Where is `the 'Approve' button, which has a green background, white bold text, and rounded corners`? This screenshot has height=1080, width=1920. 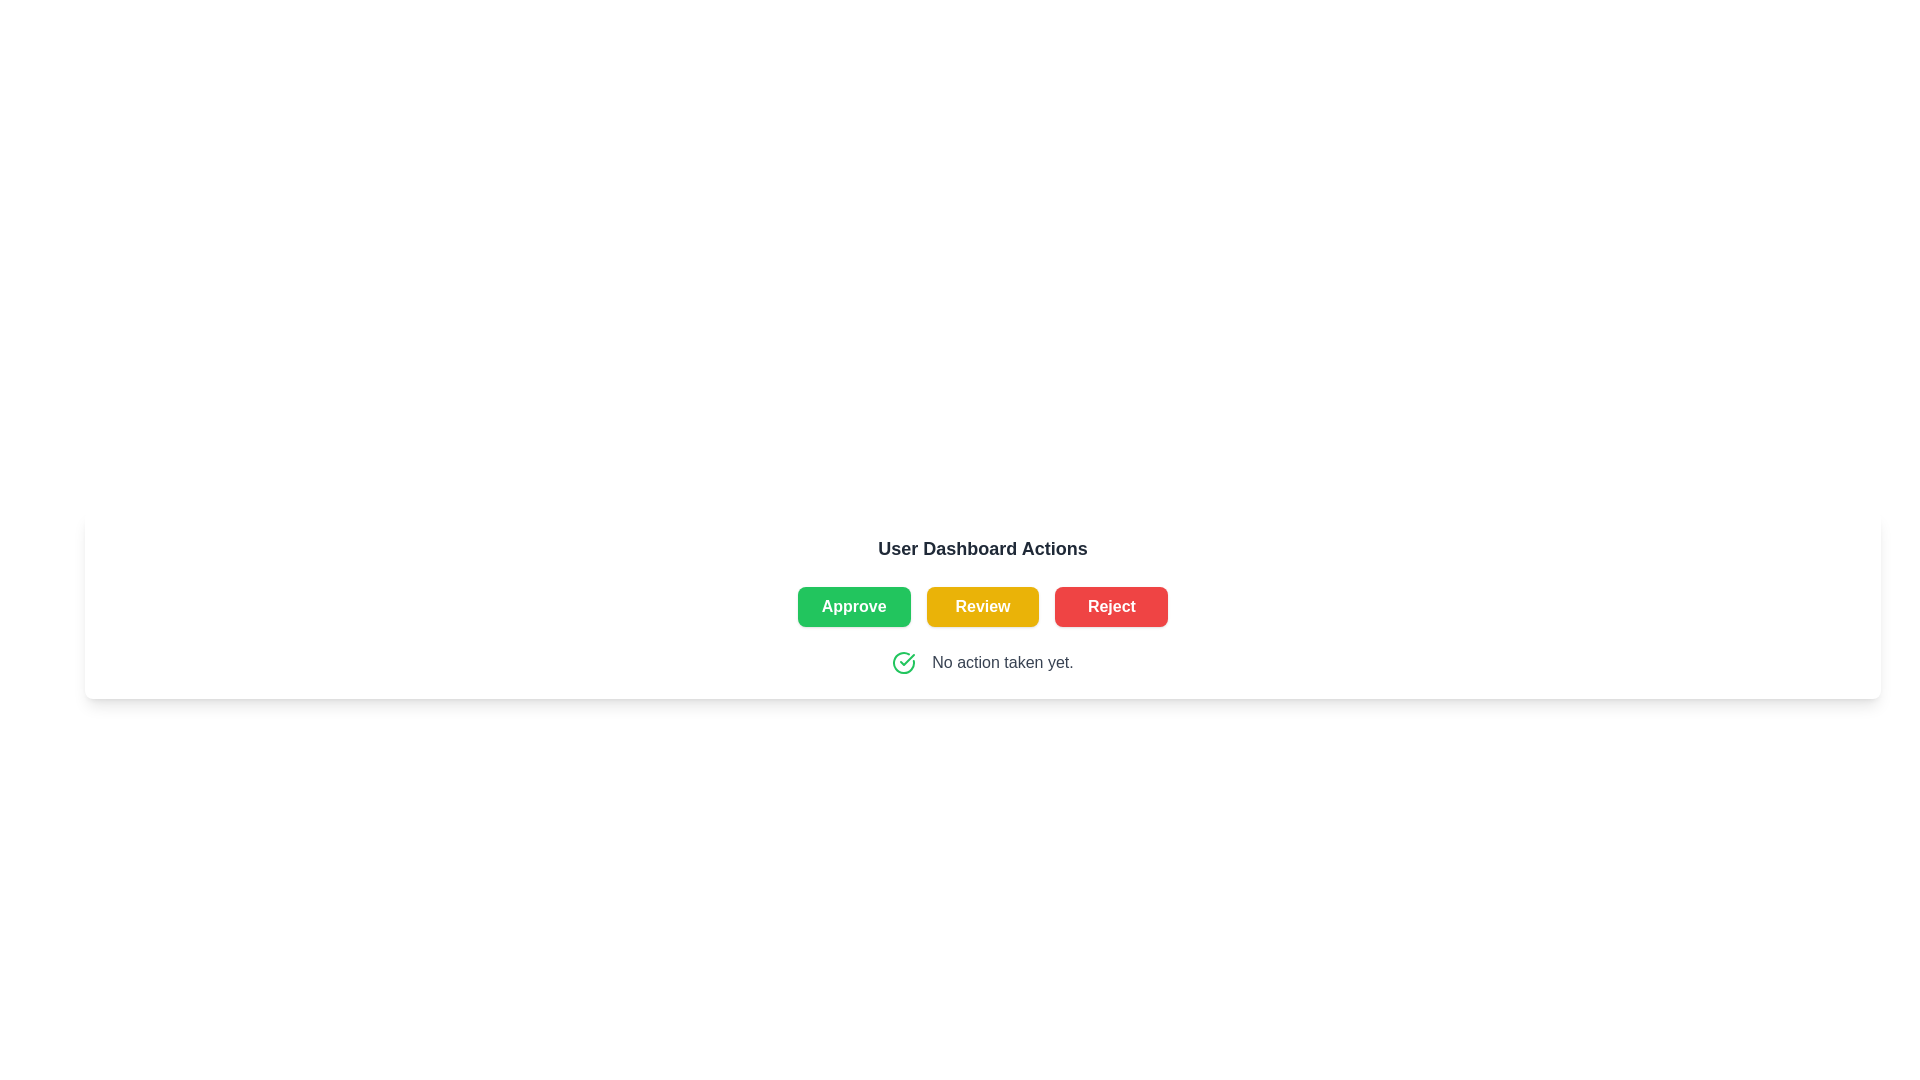
the 'Approve' button, which has a green background, white bold text, and rounded corners is located at coordinates (854, 605).